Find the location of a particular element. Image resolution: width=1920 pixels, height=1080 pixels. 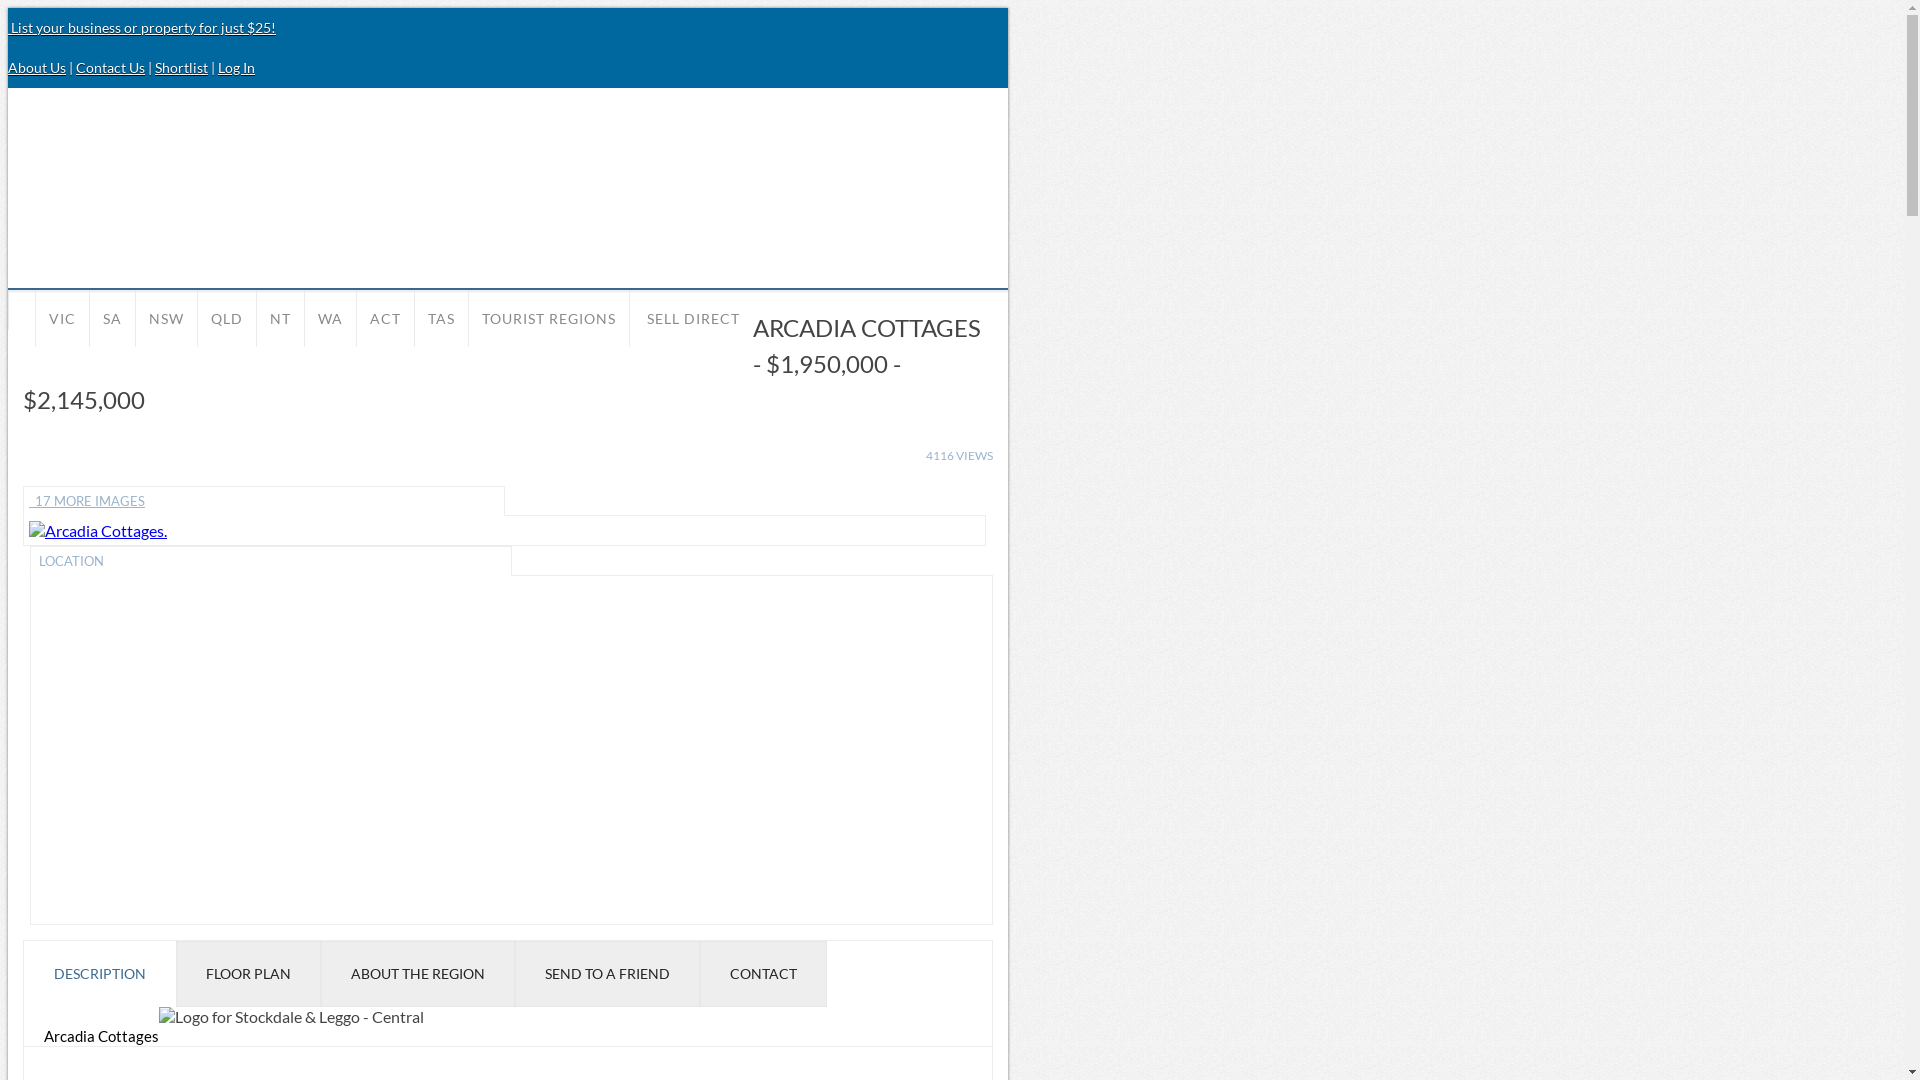

'TOURIST REGIONS' is located at coordinates (548, 317).